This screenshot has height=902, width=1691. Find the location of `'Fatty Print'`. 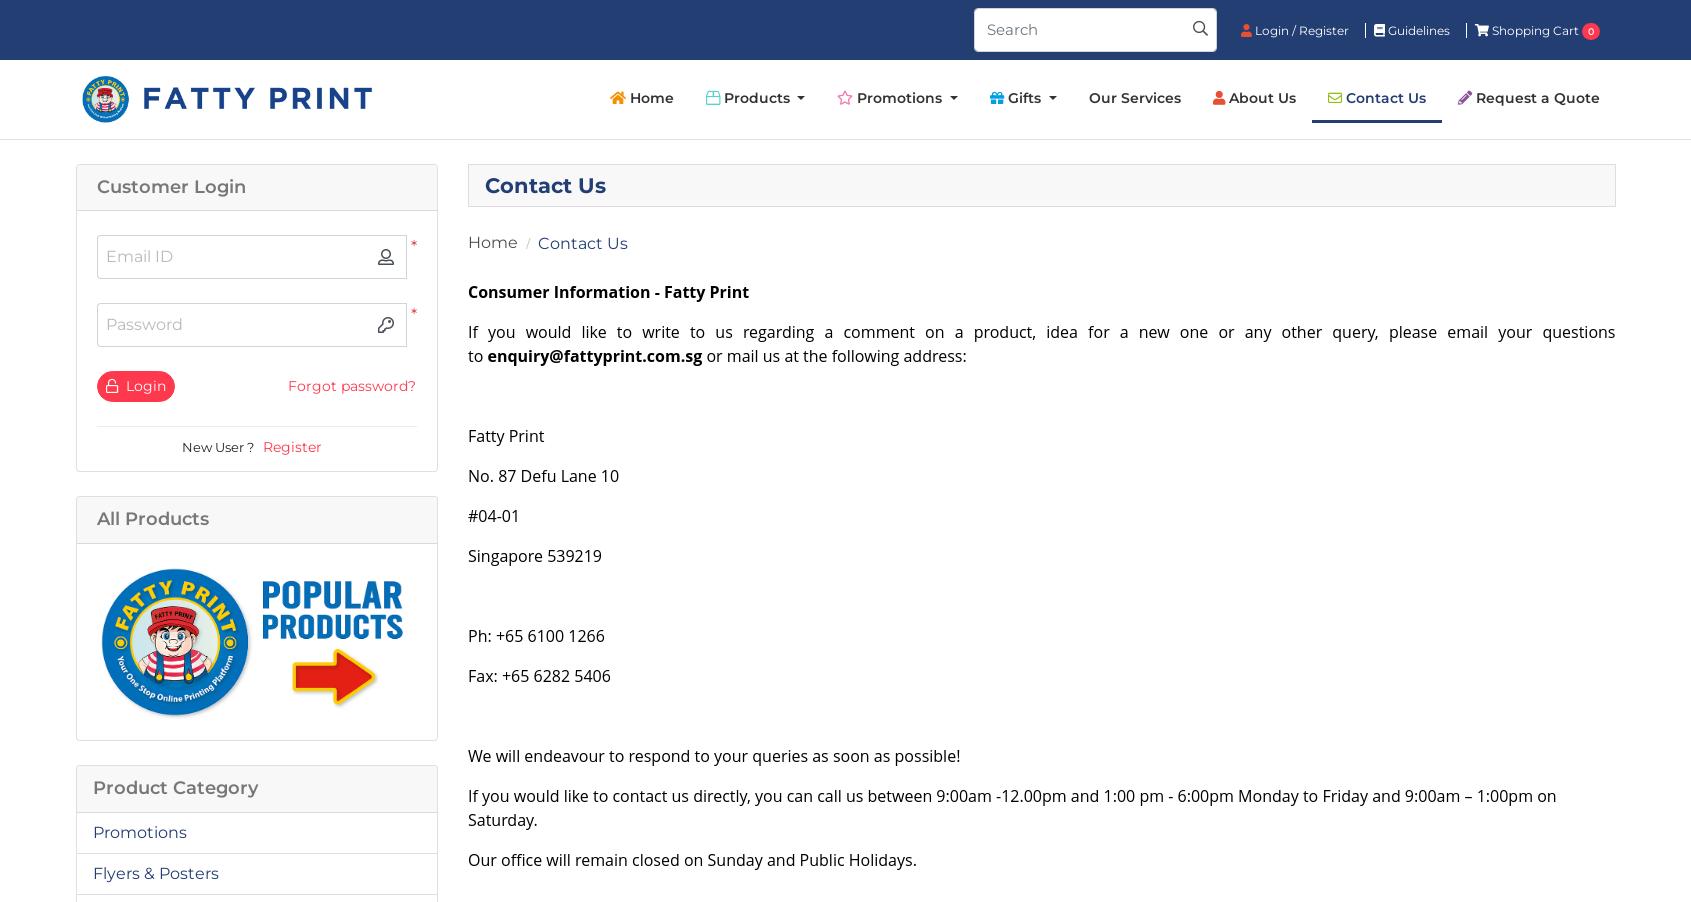

'Fatty Print' is located at coordinates (504, 436).